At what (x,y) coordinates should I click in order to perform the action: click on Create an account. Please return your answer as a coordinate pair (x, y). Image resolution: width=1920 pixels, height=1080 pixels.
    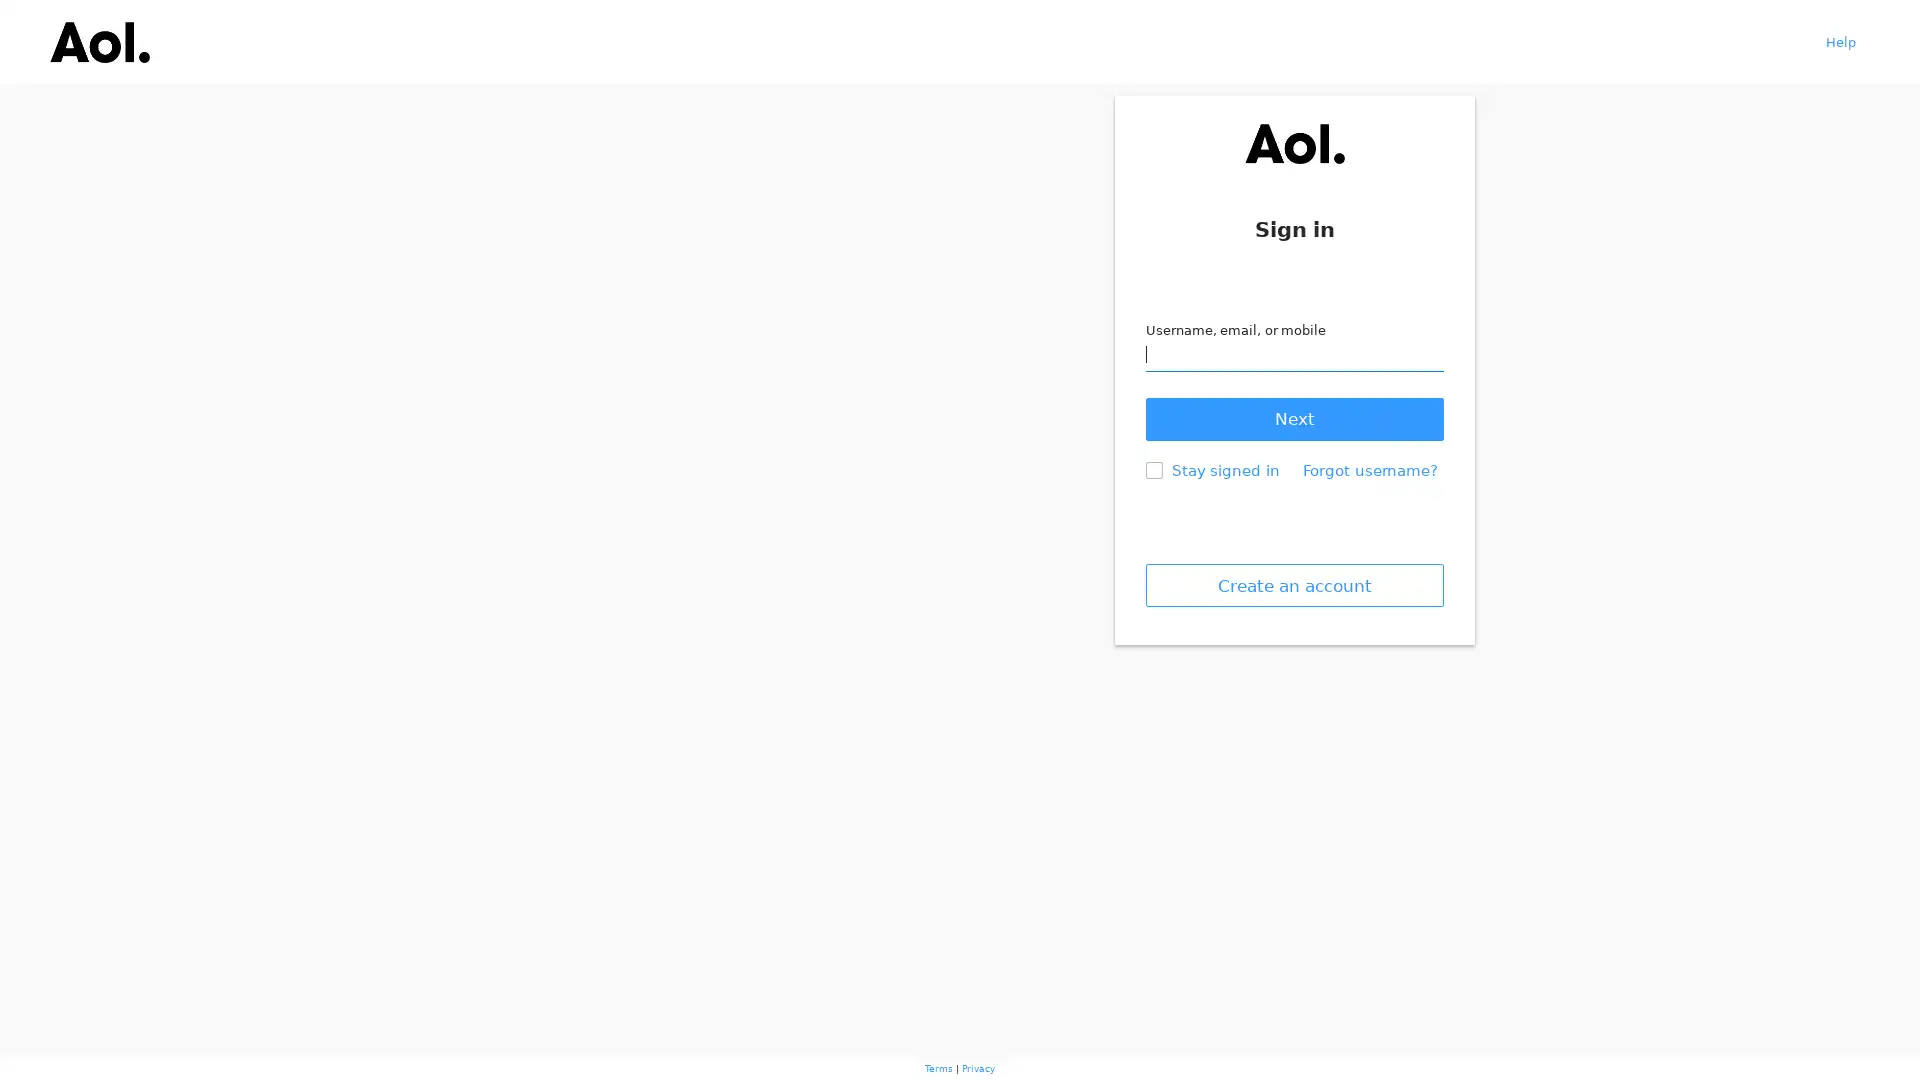
    Looking at the image, I should click on (1294, 585).